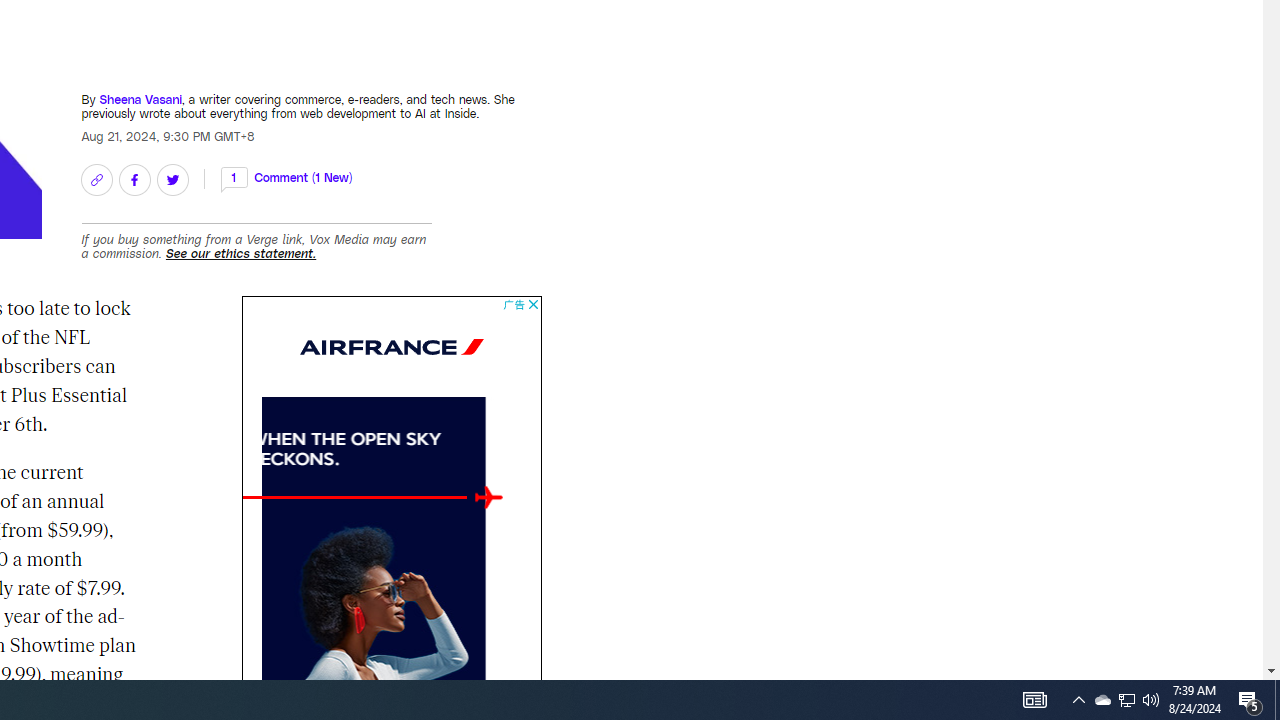 This screenshot has height=720, width=1280. Describe the element at coordinates (133, 178) in the screenshot. I see `'Share on Facebook'` at that location.